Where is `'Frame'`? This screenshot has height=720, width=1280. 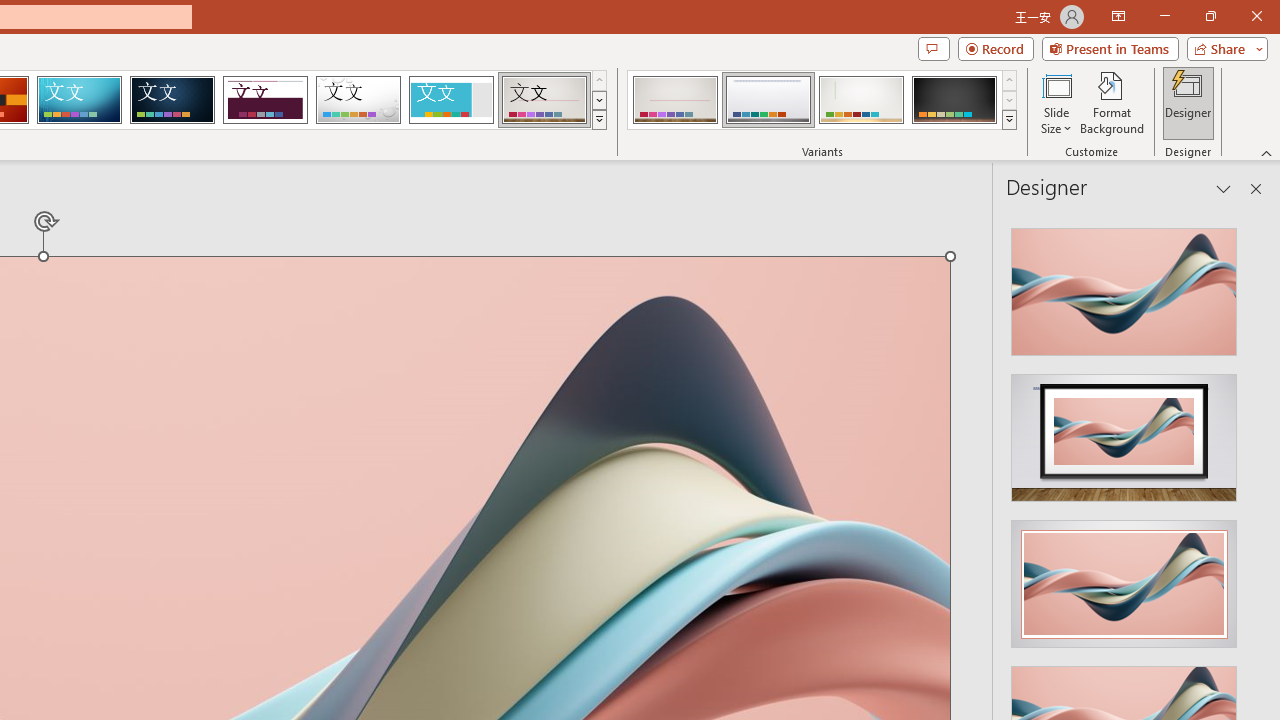 'Frame' is located at coordinates (450, 100).